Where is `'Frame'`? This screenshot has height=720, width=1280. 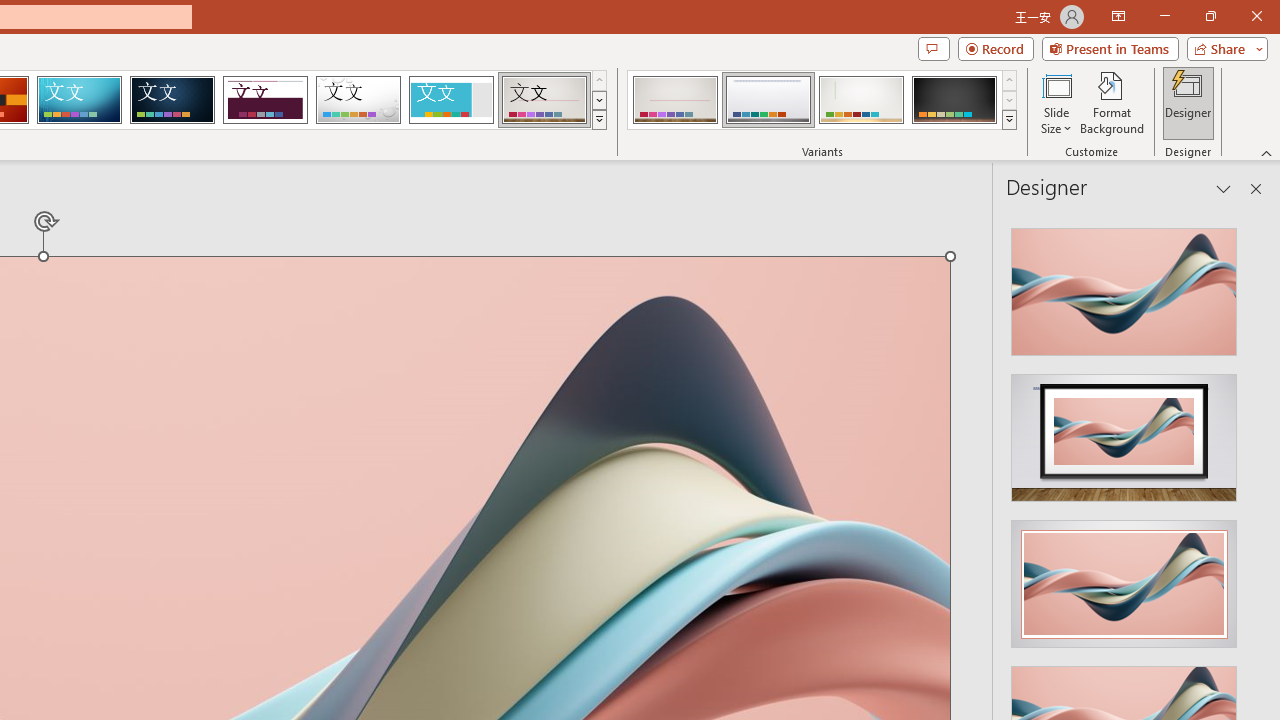 'Frame' is located at coordinates (450, 100).